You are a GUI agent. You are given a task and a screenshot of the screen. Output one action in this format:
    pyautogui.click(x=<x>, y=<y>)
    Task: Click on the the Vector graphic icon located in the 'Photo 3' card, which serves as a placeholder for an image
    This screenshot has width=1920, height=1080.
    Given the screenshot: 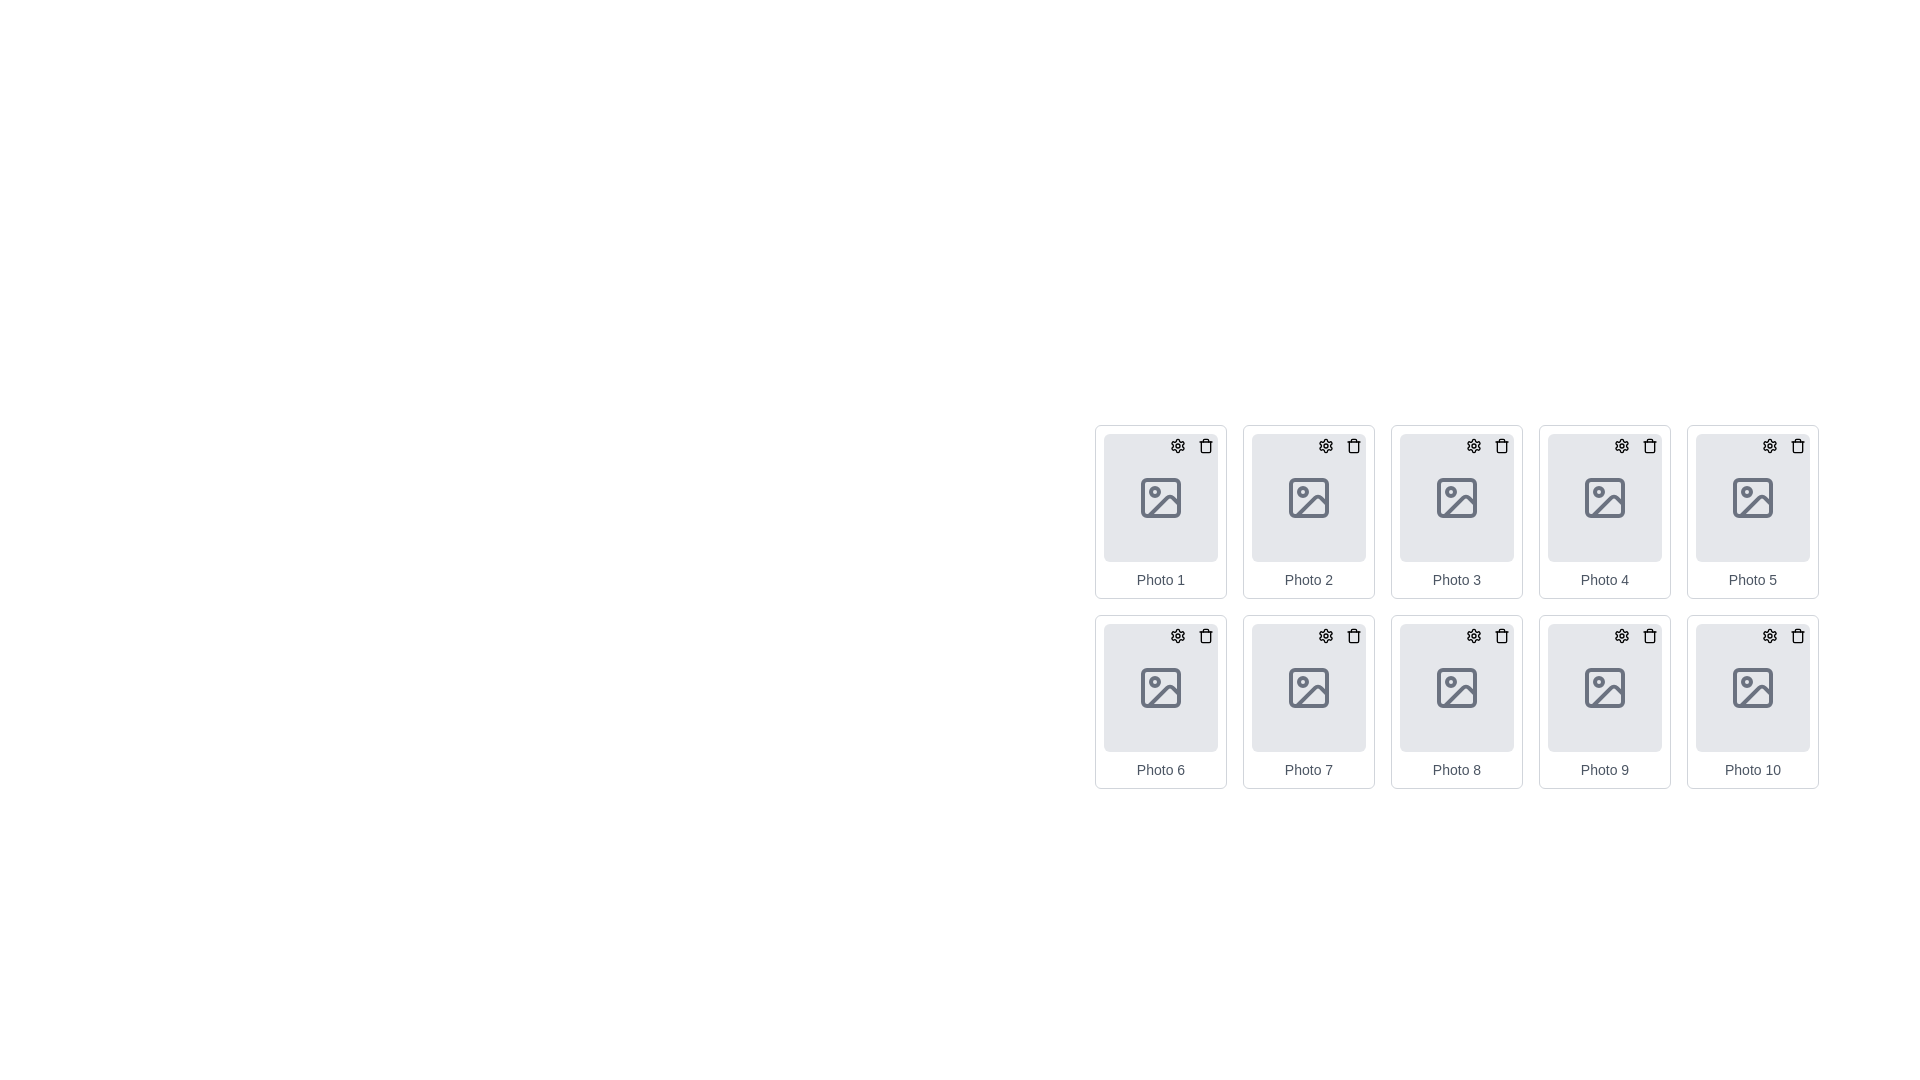 What is the action you would take?
    pyautogui.click(x=1457, y=496)
    